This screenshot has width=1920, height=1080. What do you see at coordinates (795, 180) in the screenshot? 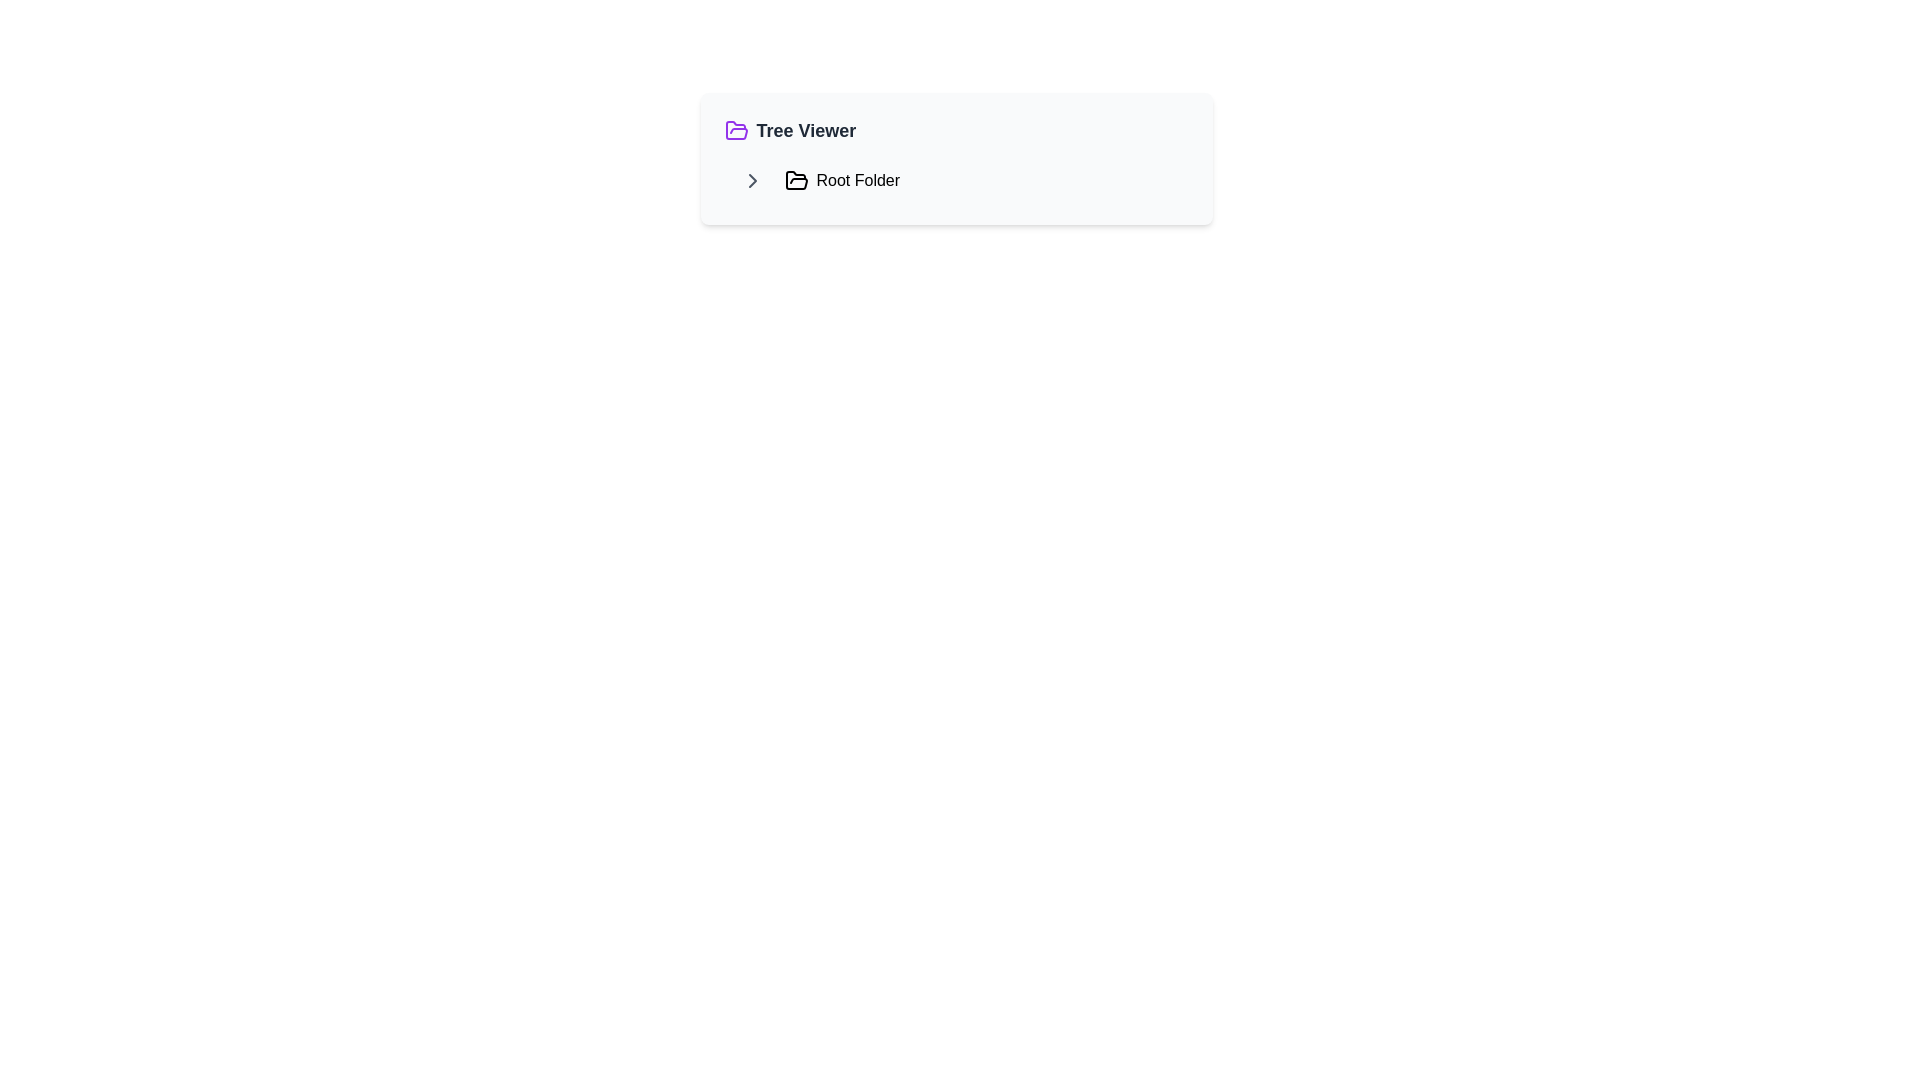
I see `the opened file folder icon represented as an SVG element located next to the 'Root Folder' label in the tree-view interface` at bounding box center [795, 180].